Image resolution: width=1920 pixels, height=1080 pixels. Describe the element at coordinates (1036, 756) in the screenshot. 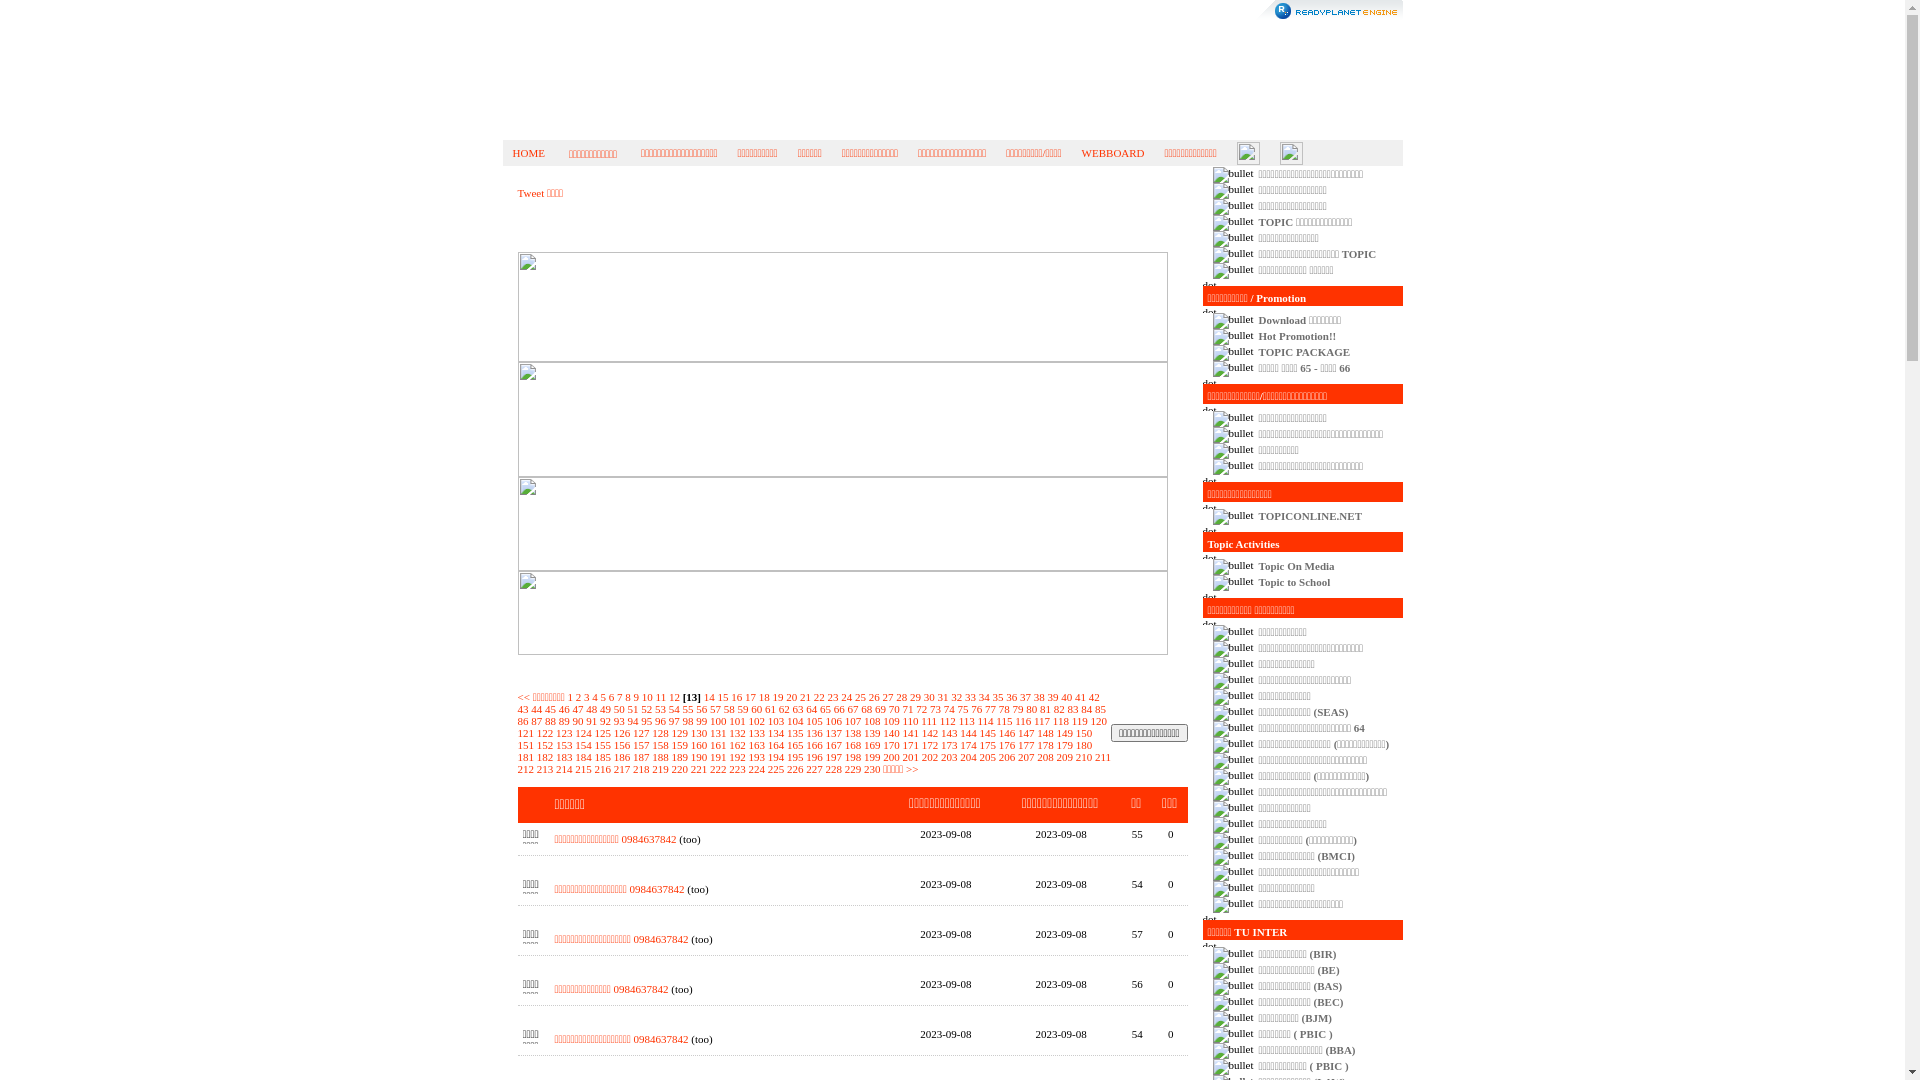

I see `'208'` at that location.